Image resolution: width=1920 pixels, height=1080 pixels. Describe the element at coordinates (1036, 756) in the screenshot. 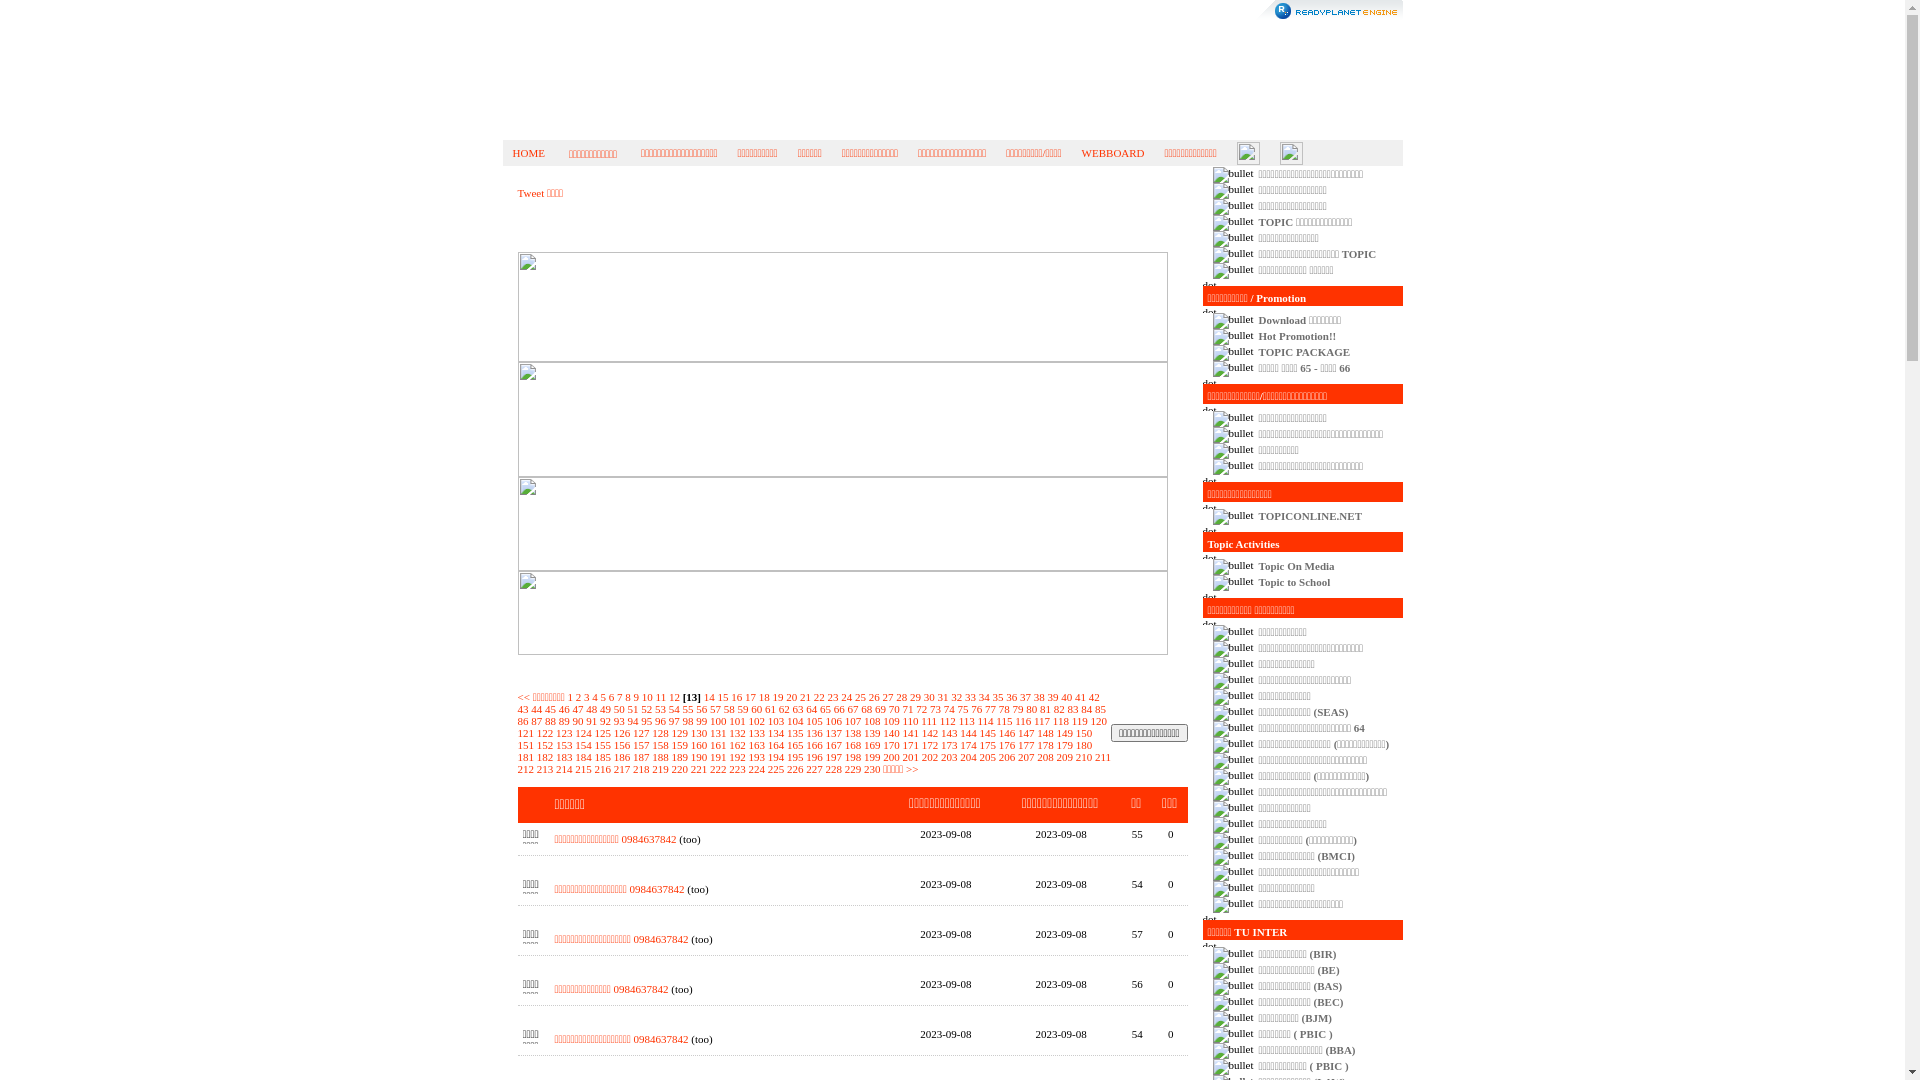

I see `'208'` at that location.